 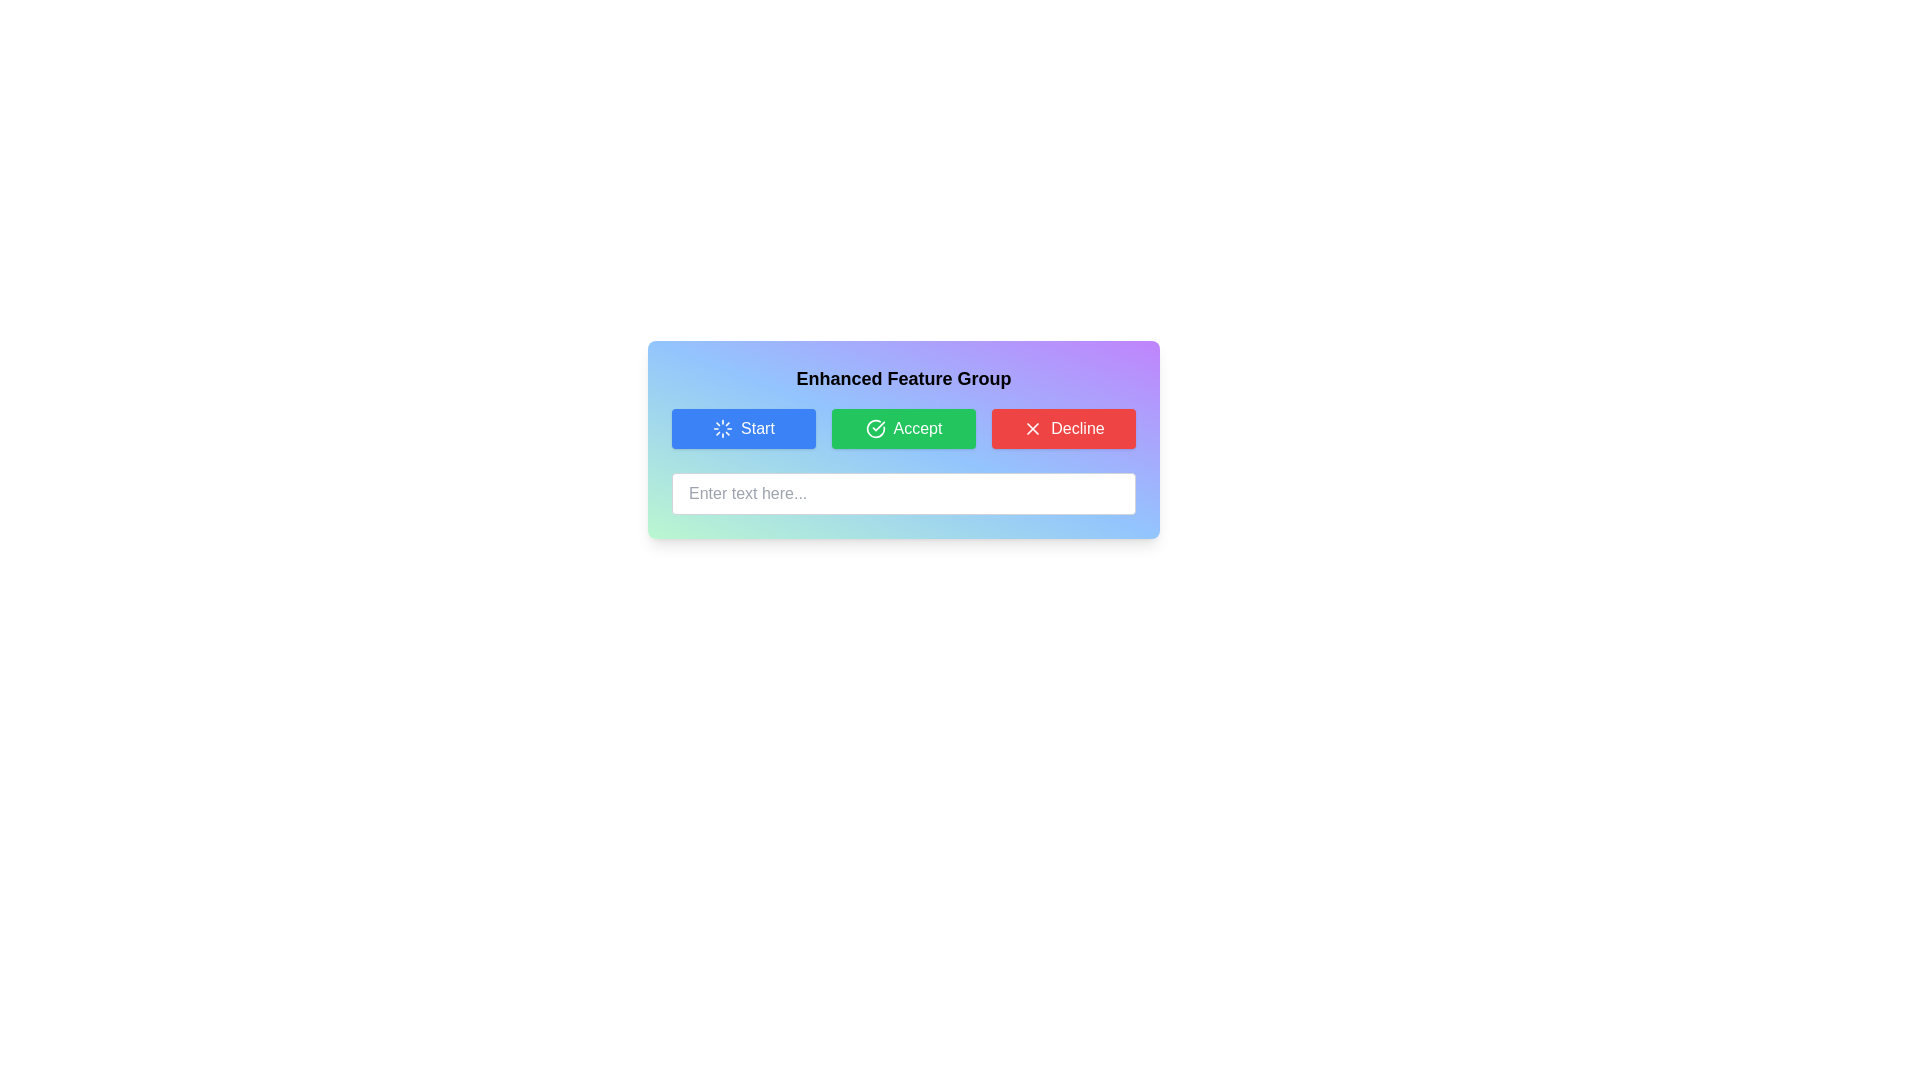 I want to click on the 'Start' text label within the blue button located in the top-left section of the button group, positioned between the icon and the 'Accept' and 'Decline' buttons, so click(x=757, y=427).